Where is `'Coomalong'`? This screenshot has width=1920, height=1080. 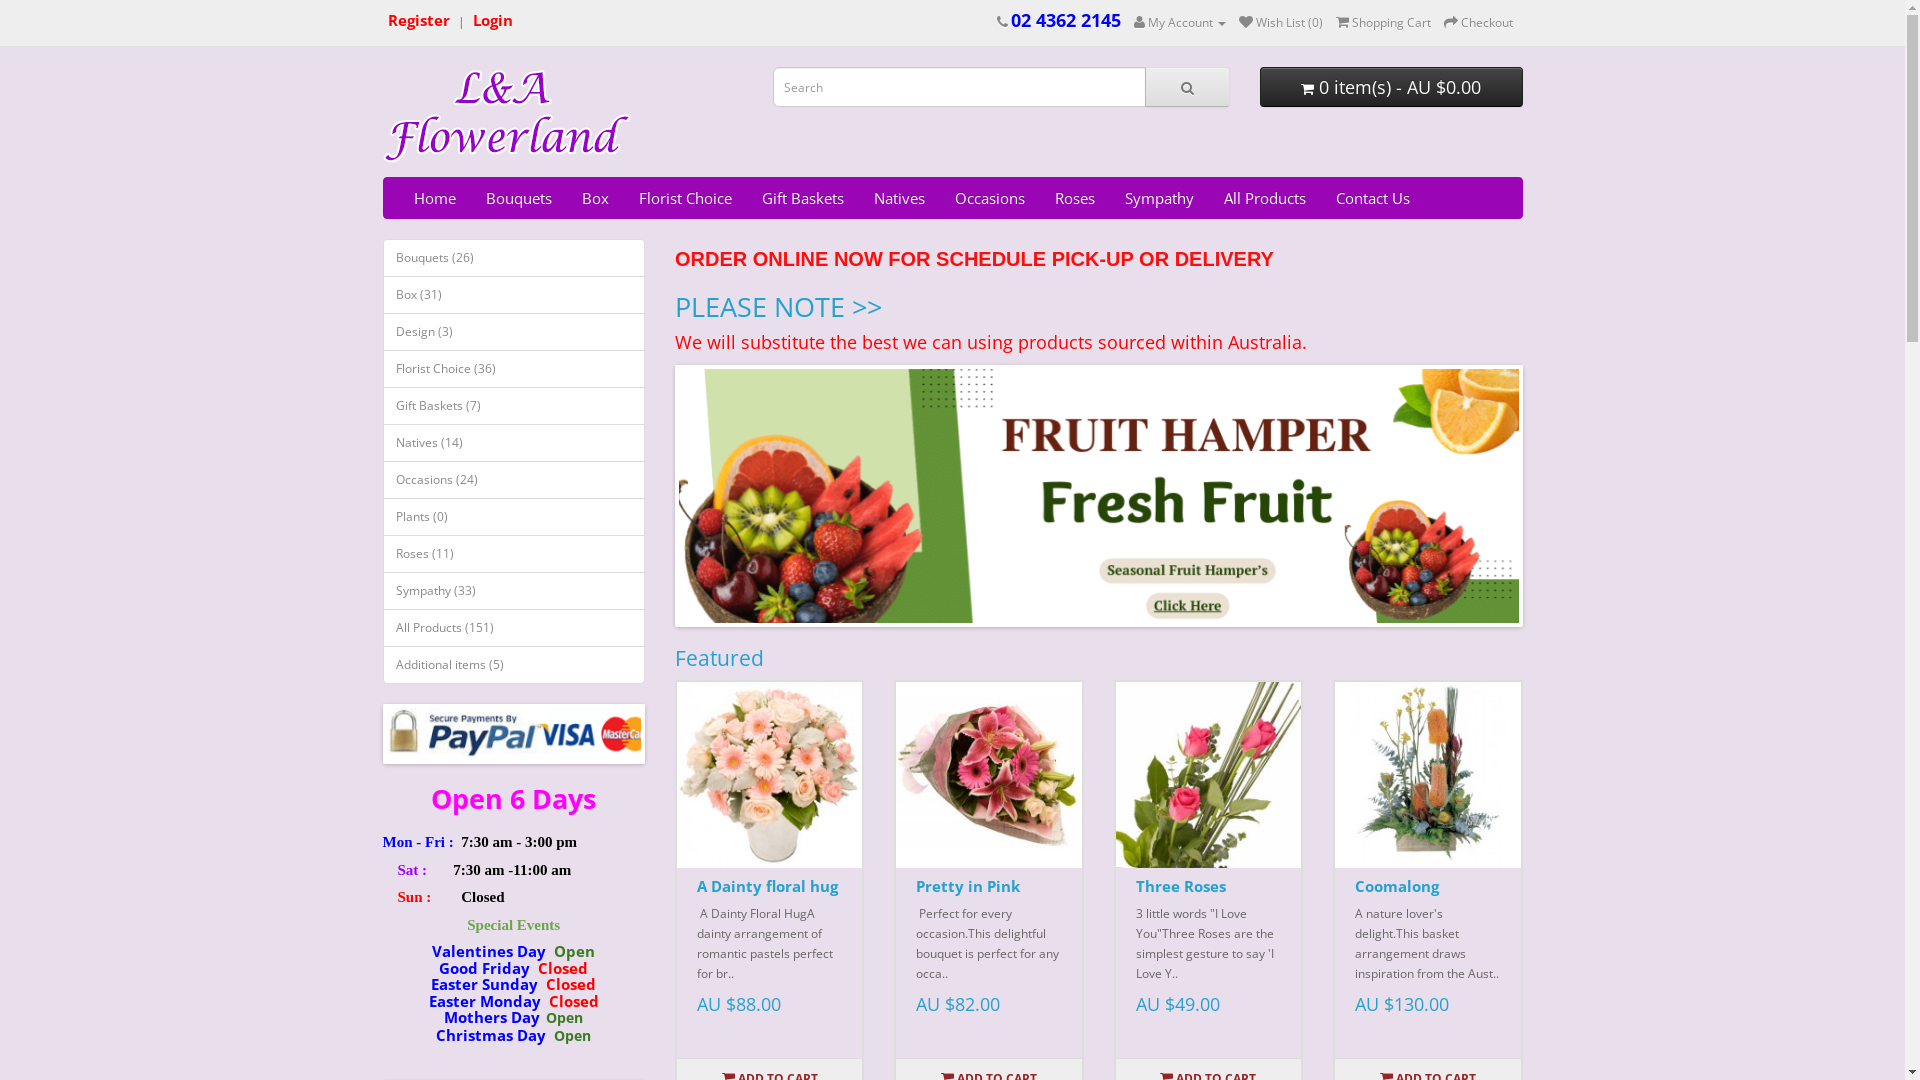 'Coomalong' is located at coordinates (1395, 885).